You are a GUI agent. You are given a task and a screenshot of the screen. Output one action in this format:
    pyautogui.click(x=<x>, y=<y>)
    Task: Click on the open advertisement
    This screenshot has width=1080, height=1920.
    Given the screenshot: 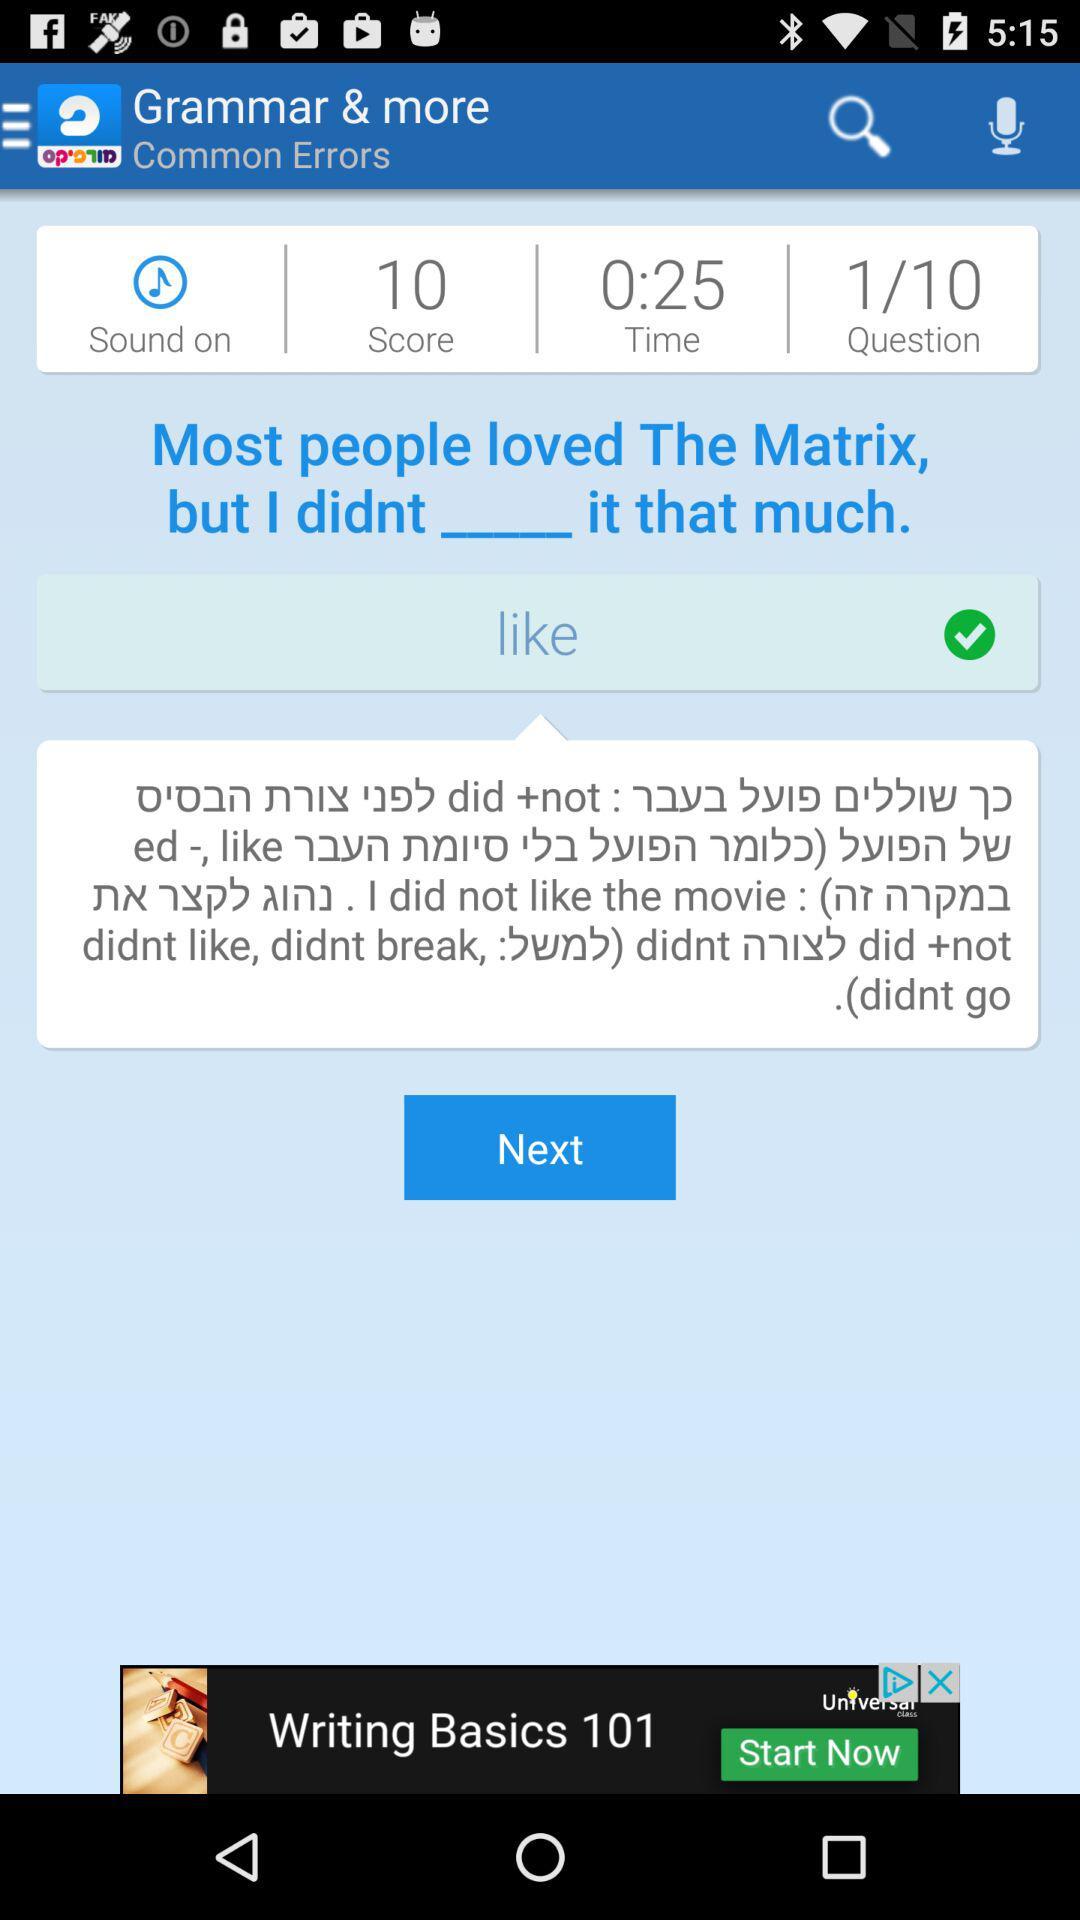 What is the action you would take?
    pyautogui.click(x=540, y=1727)
    